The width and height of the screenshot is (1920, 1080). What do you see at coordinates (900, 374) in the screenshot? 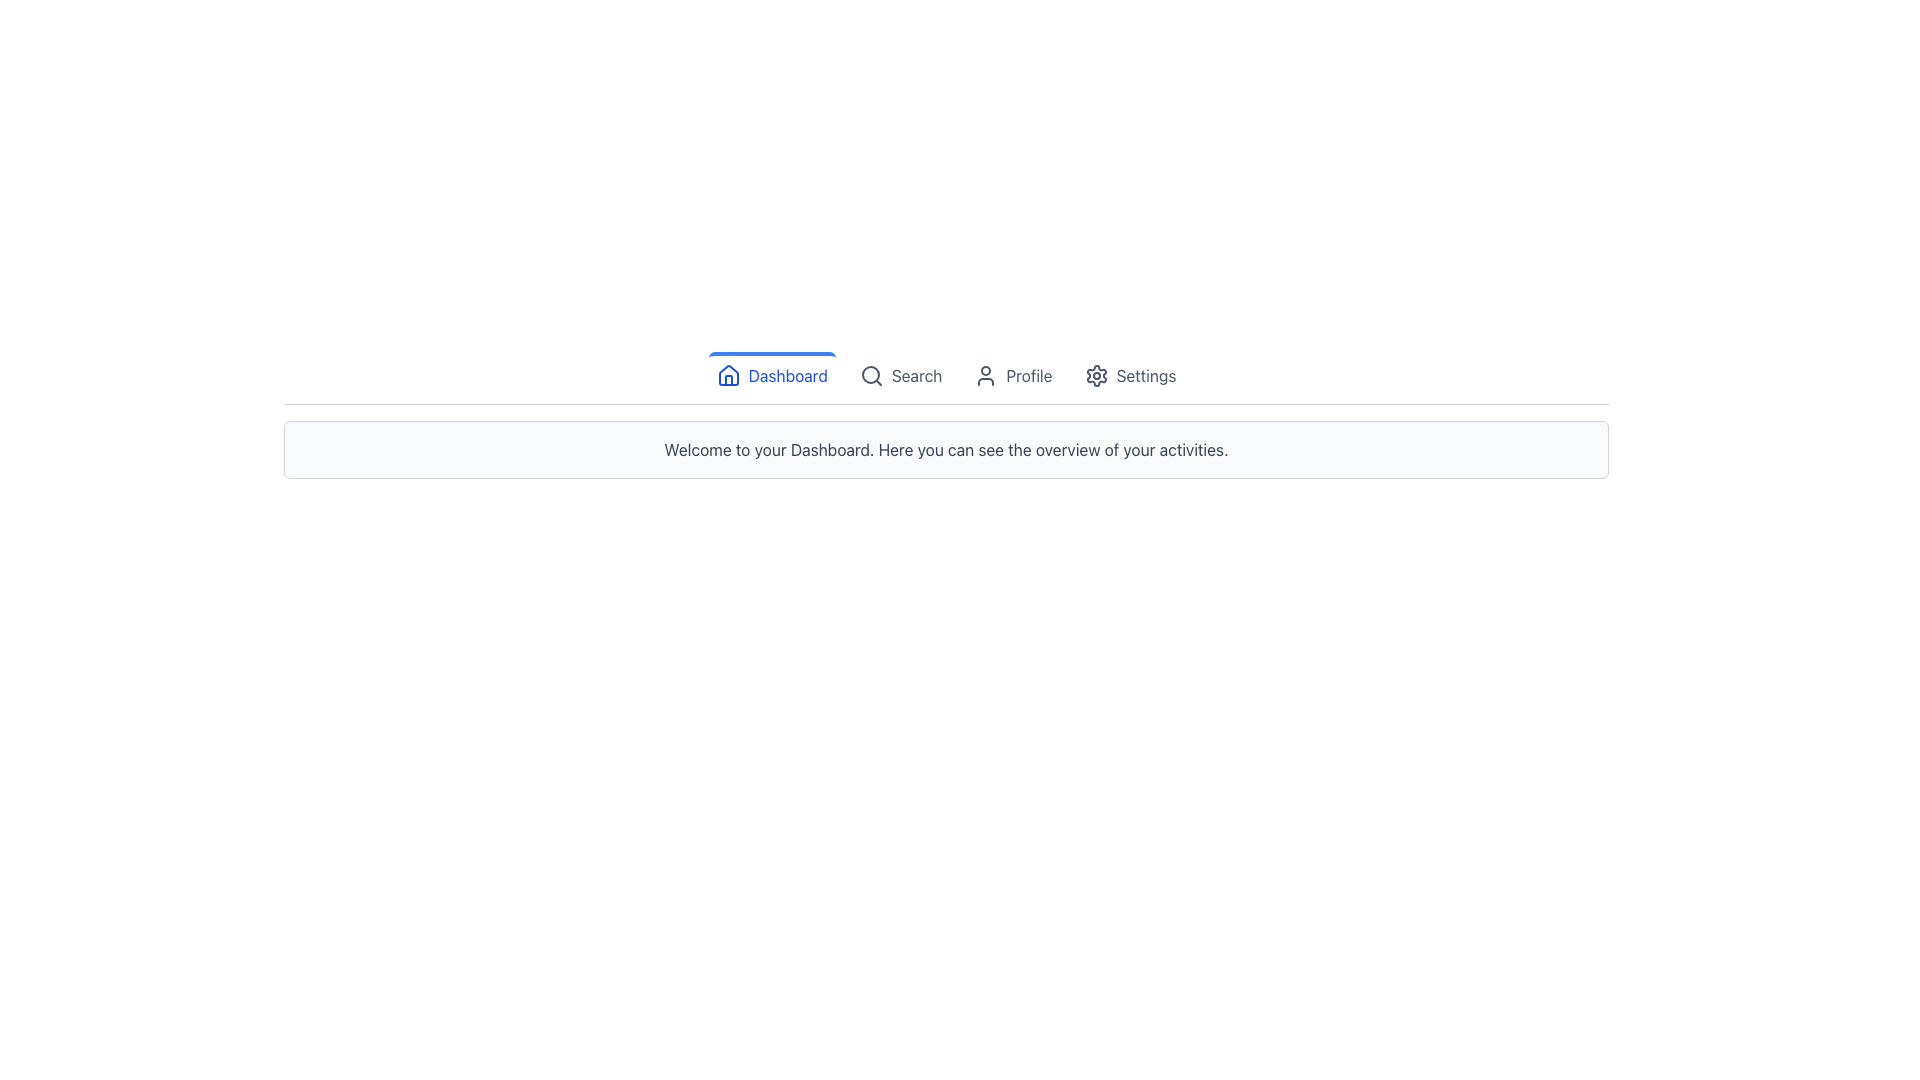
I see `the navigation button located in the horizontal navigation bar to the right of the 'Dashboard' item and to the left of the 'Profile' item` at bounding box center [900, 374].